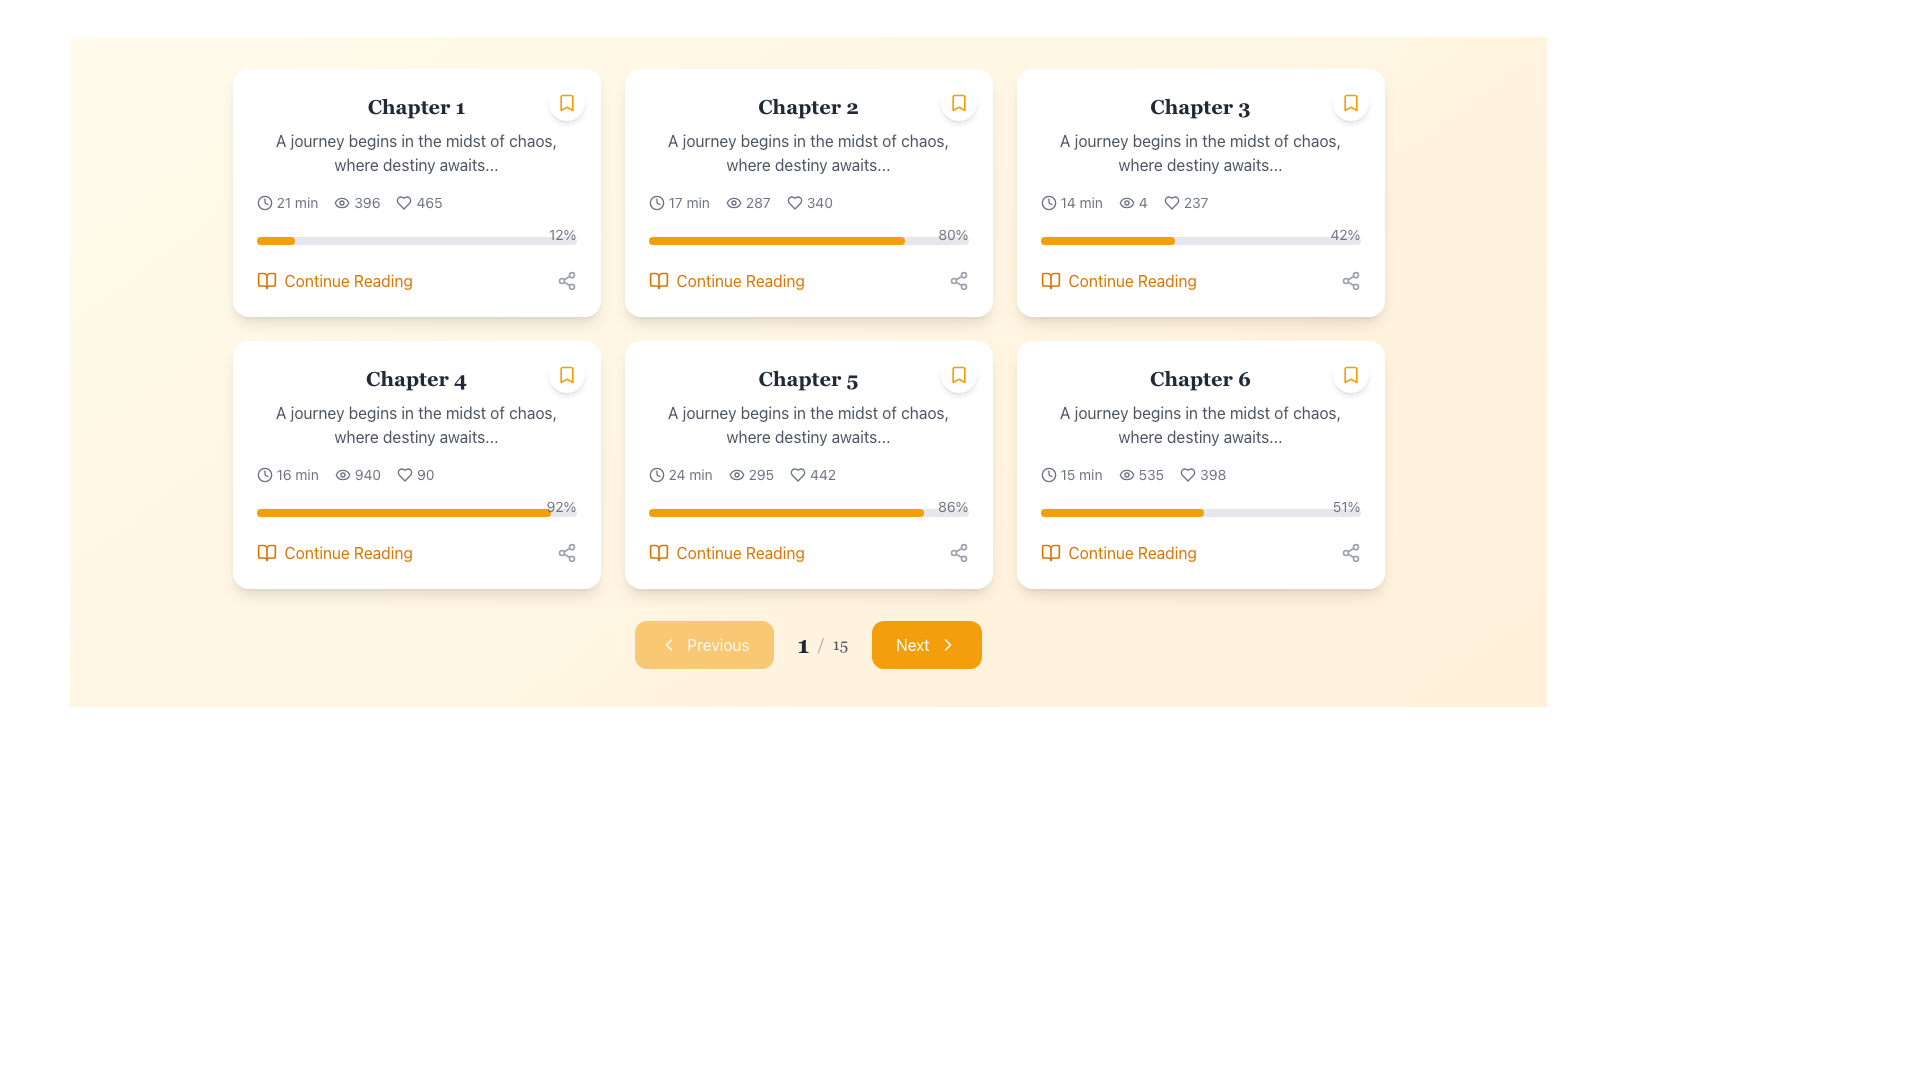 This screenshot has width=1920, height=1080. What do you see at coordinates (403, 203) in the screenshot?
I see `the heart-shaped like icon located in the 'Chapter 1' card` at bounding box center [403, 203].